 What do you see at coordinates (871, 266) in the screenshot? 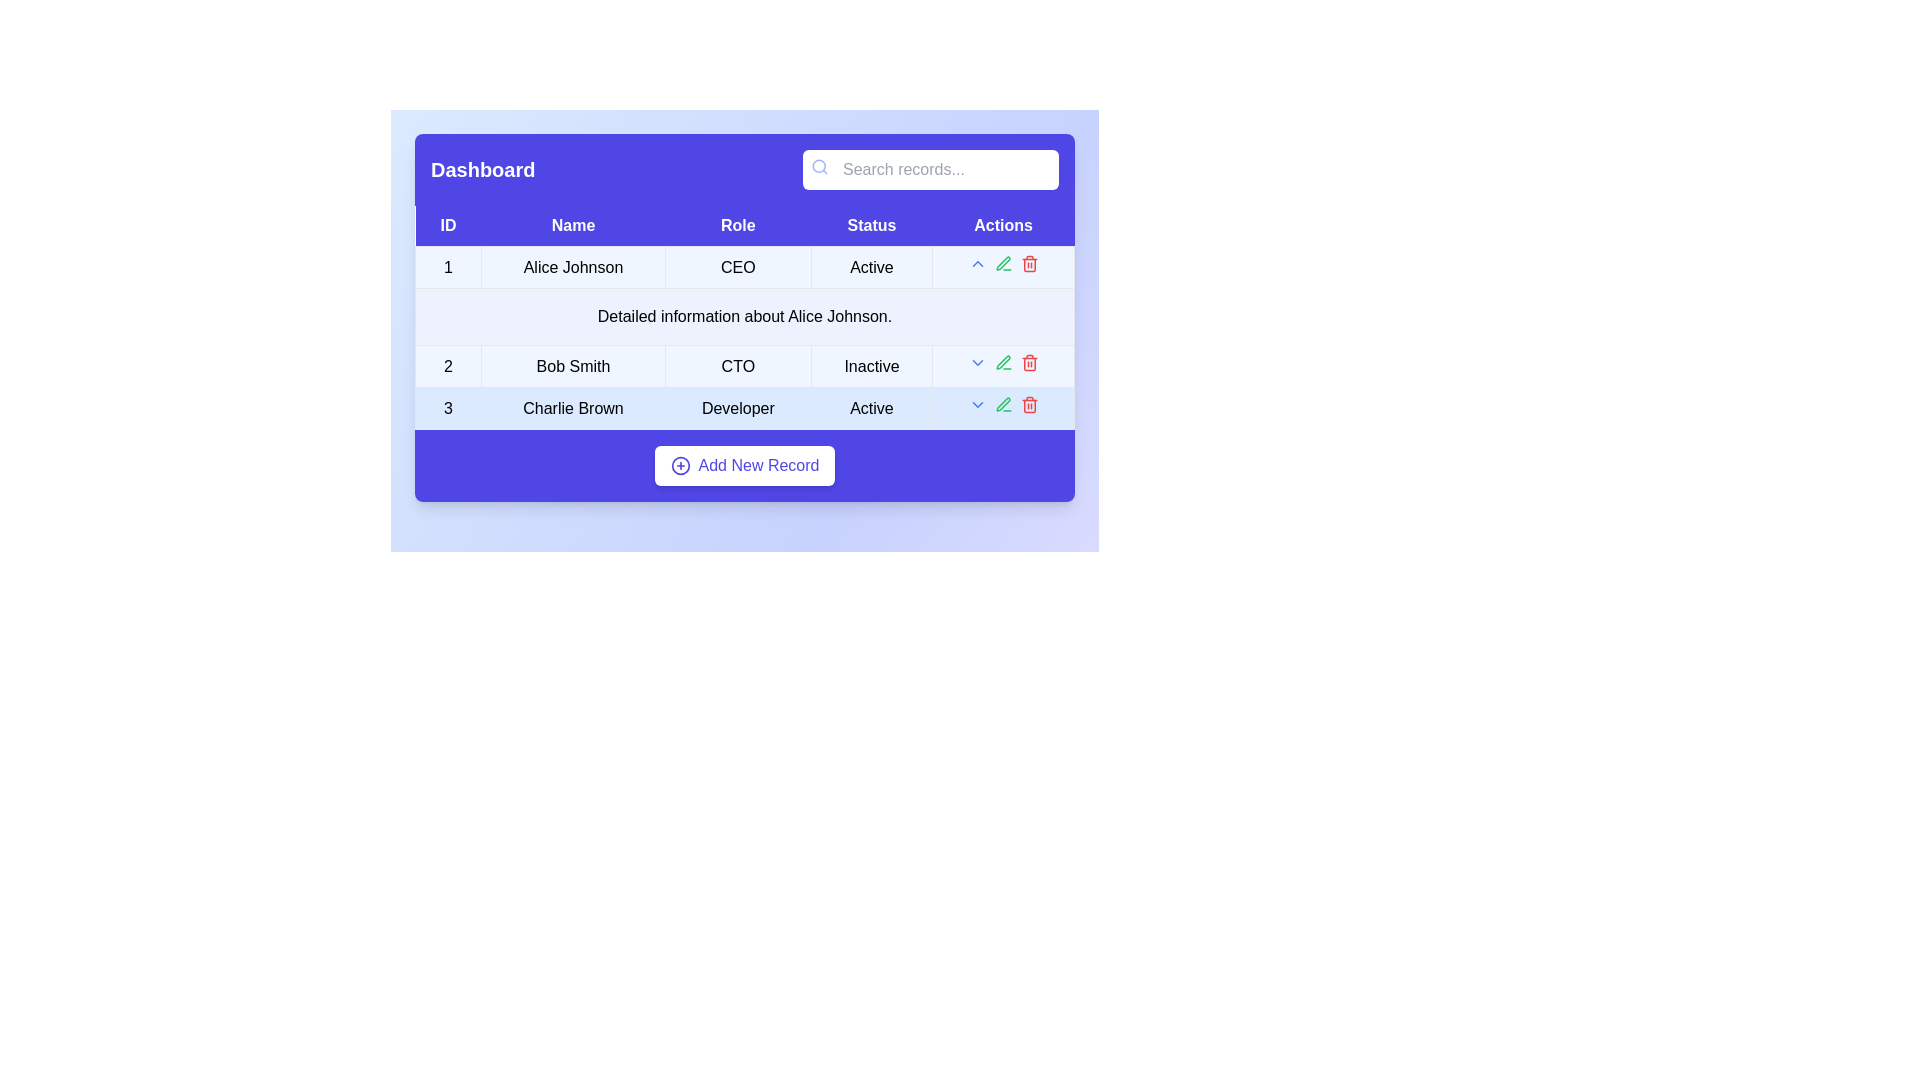
I see `text 'Active' from the Text label in the 'Status' column of the first row in the Dashboard interface, which is a rectangular cell with a light background and black font` at bounding box center [871, 266].